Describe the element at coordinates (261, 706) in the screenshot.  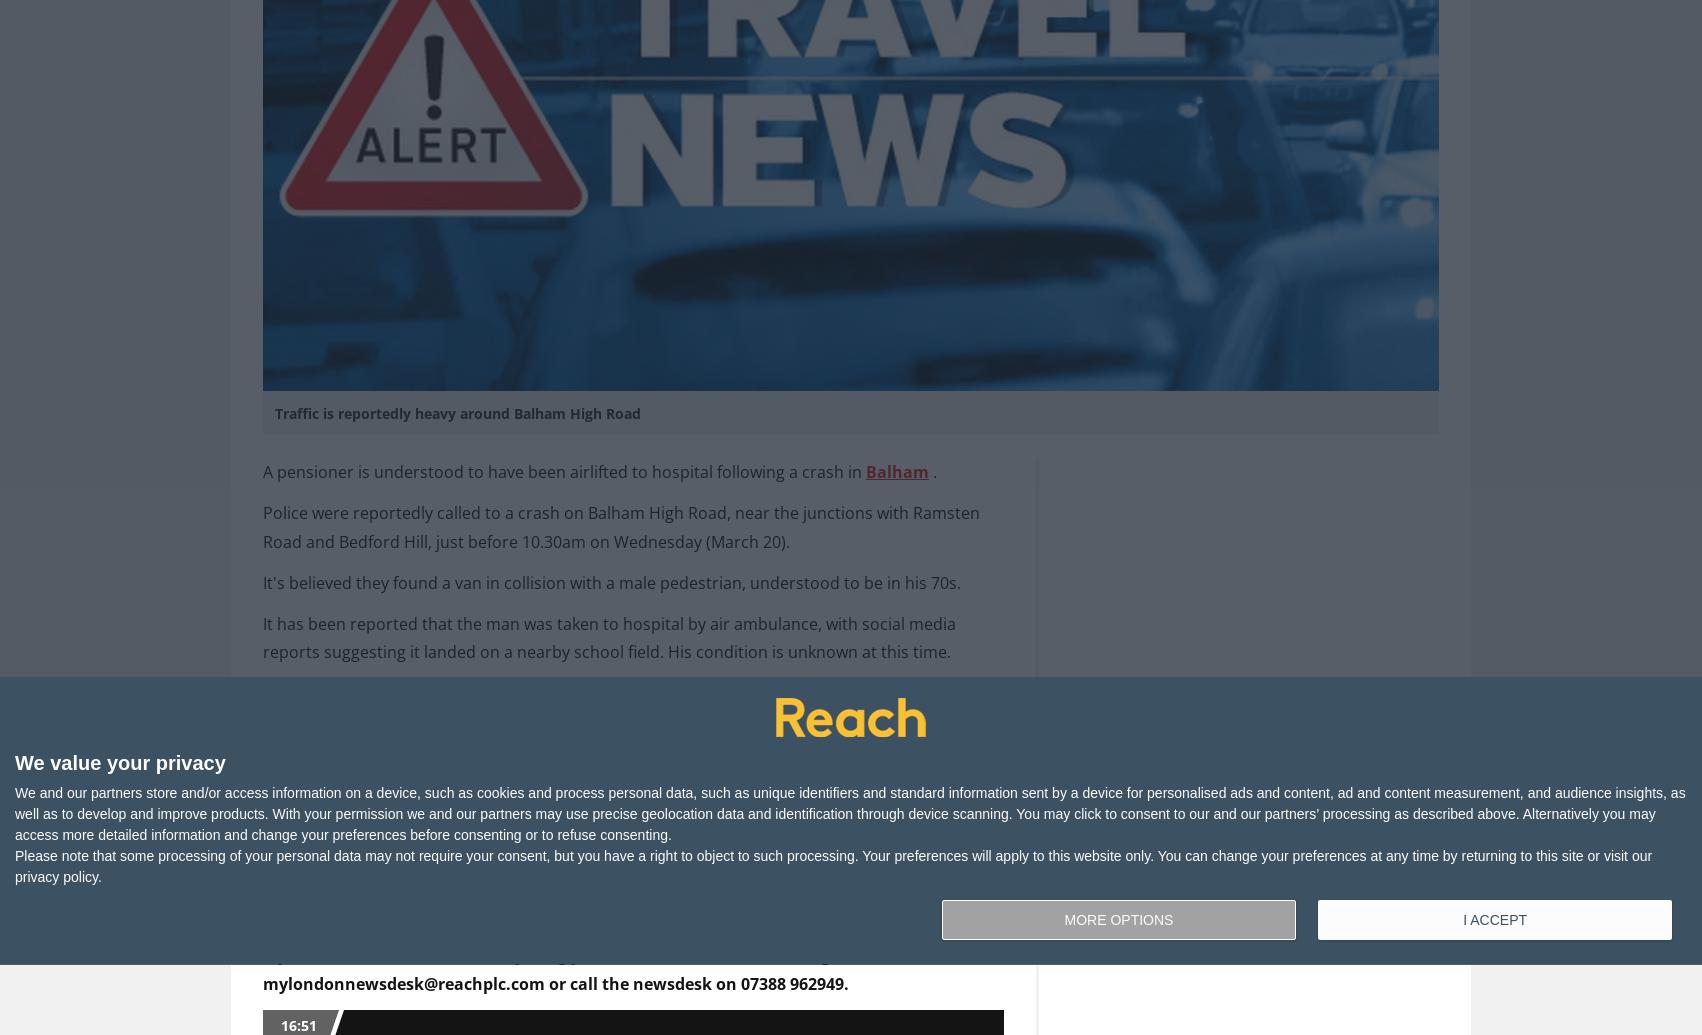
I see `'High Road is still closed in both directions, with heavy traffic in the area and seven bus routes diverted.'` at that location.